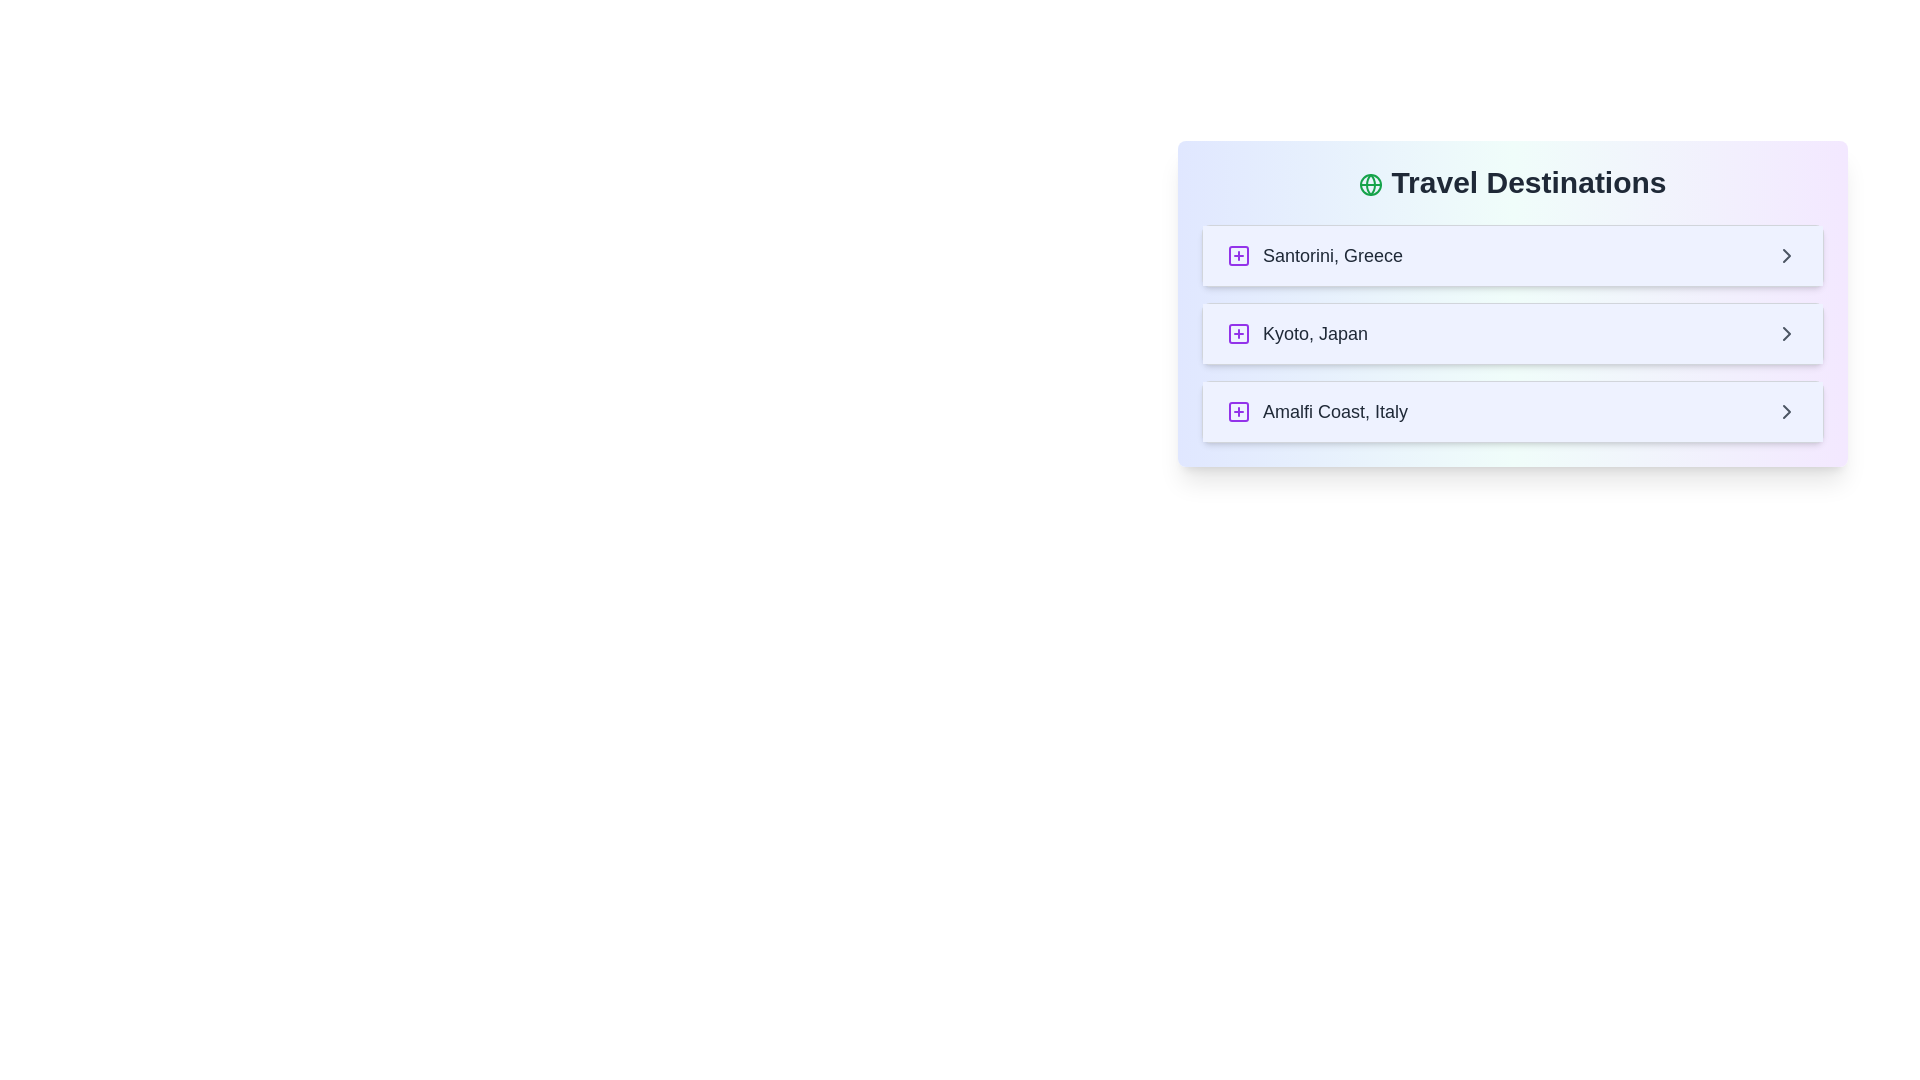 The width and height of the screenshot is (1920, 1080). Describe the element at coordinates (1370, 185) in the screenshot. I see `the travel destinations icon located to the immediate left of the text 'Travel Destinations' in the heading area` at that location.